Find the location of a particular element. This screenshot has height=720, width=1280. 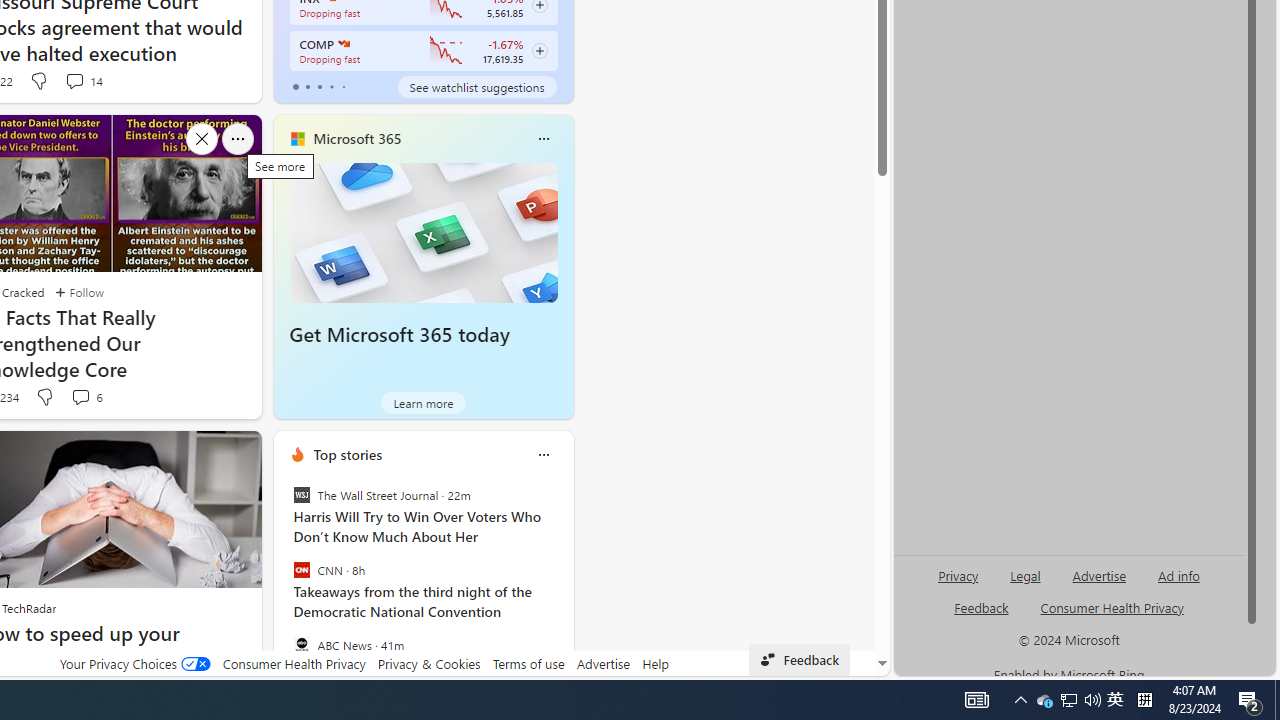

'tab-3' is located at coordinates (331, 86).